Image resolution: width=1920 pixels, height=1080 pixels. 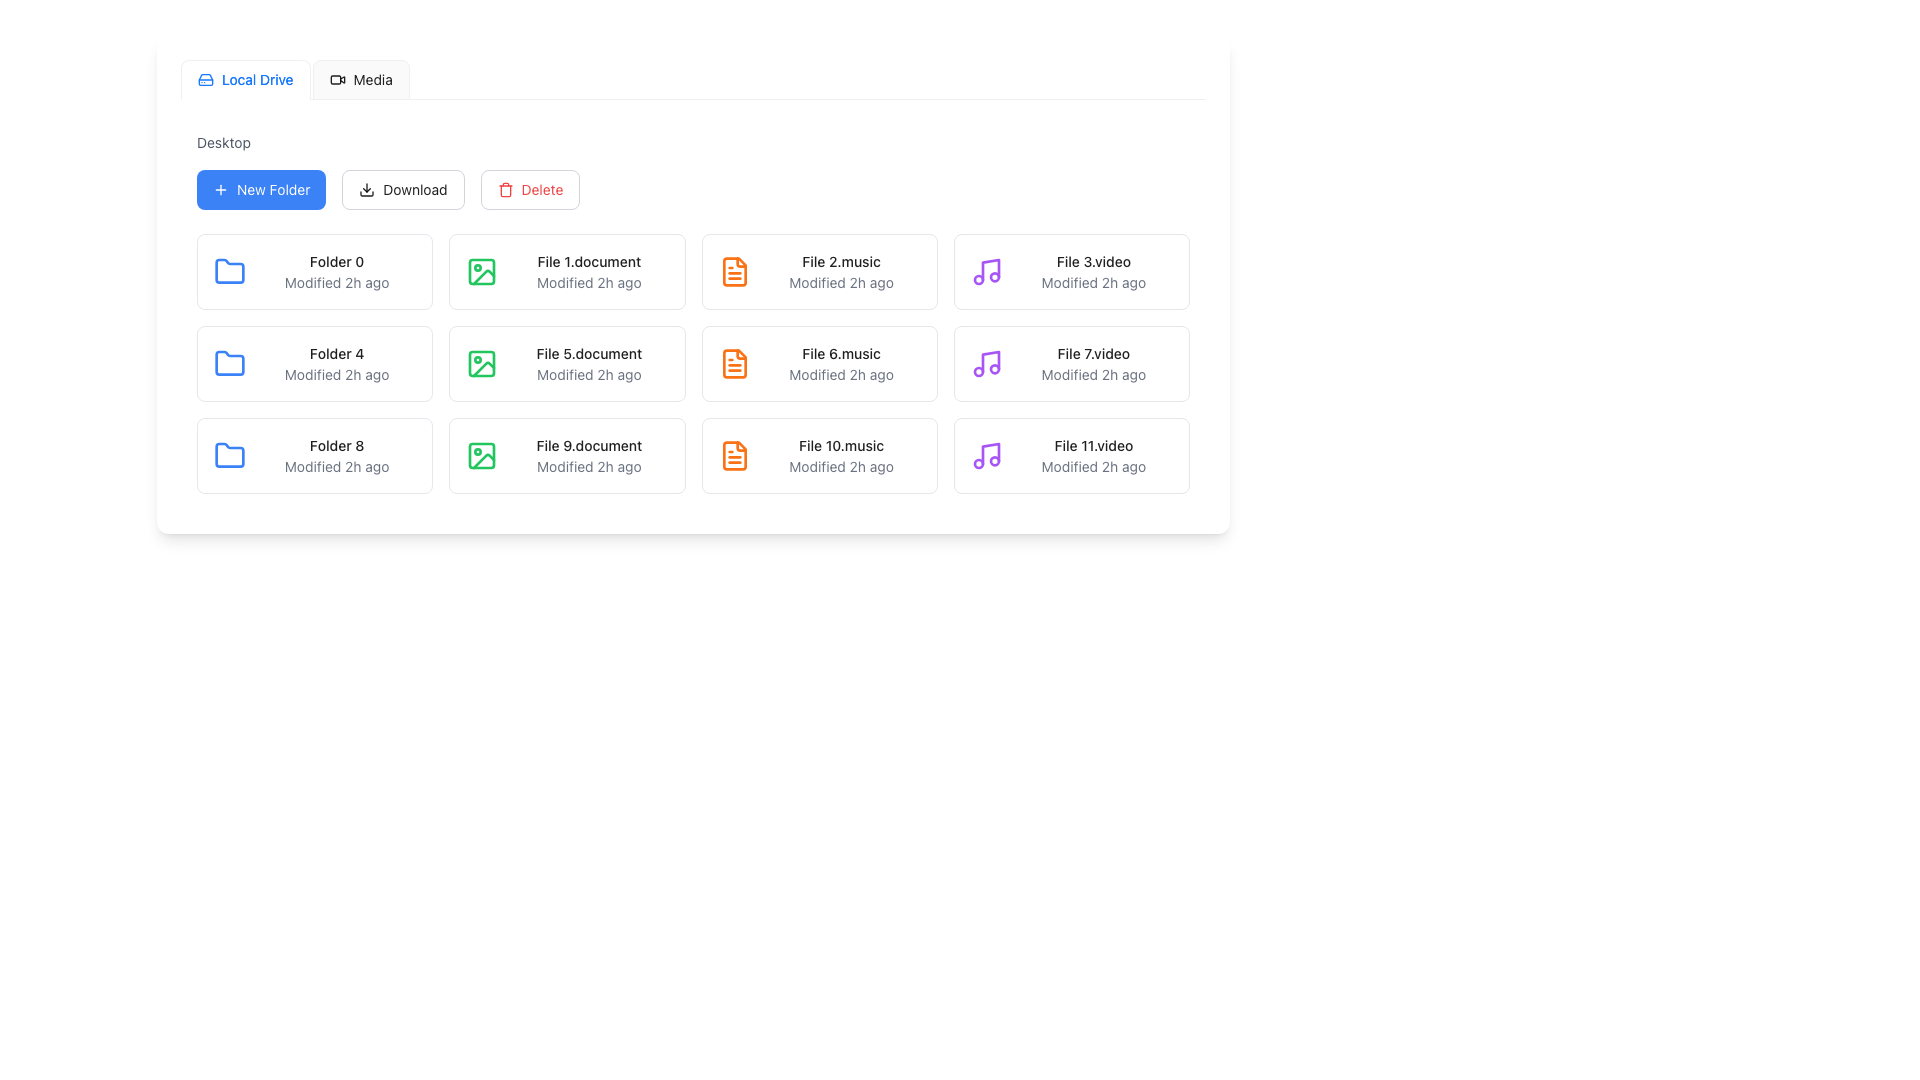 What do you see at coordinates (402, 189) in the screenshot?
I see `the 'Download' button` at bounding box center [402, 189].